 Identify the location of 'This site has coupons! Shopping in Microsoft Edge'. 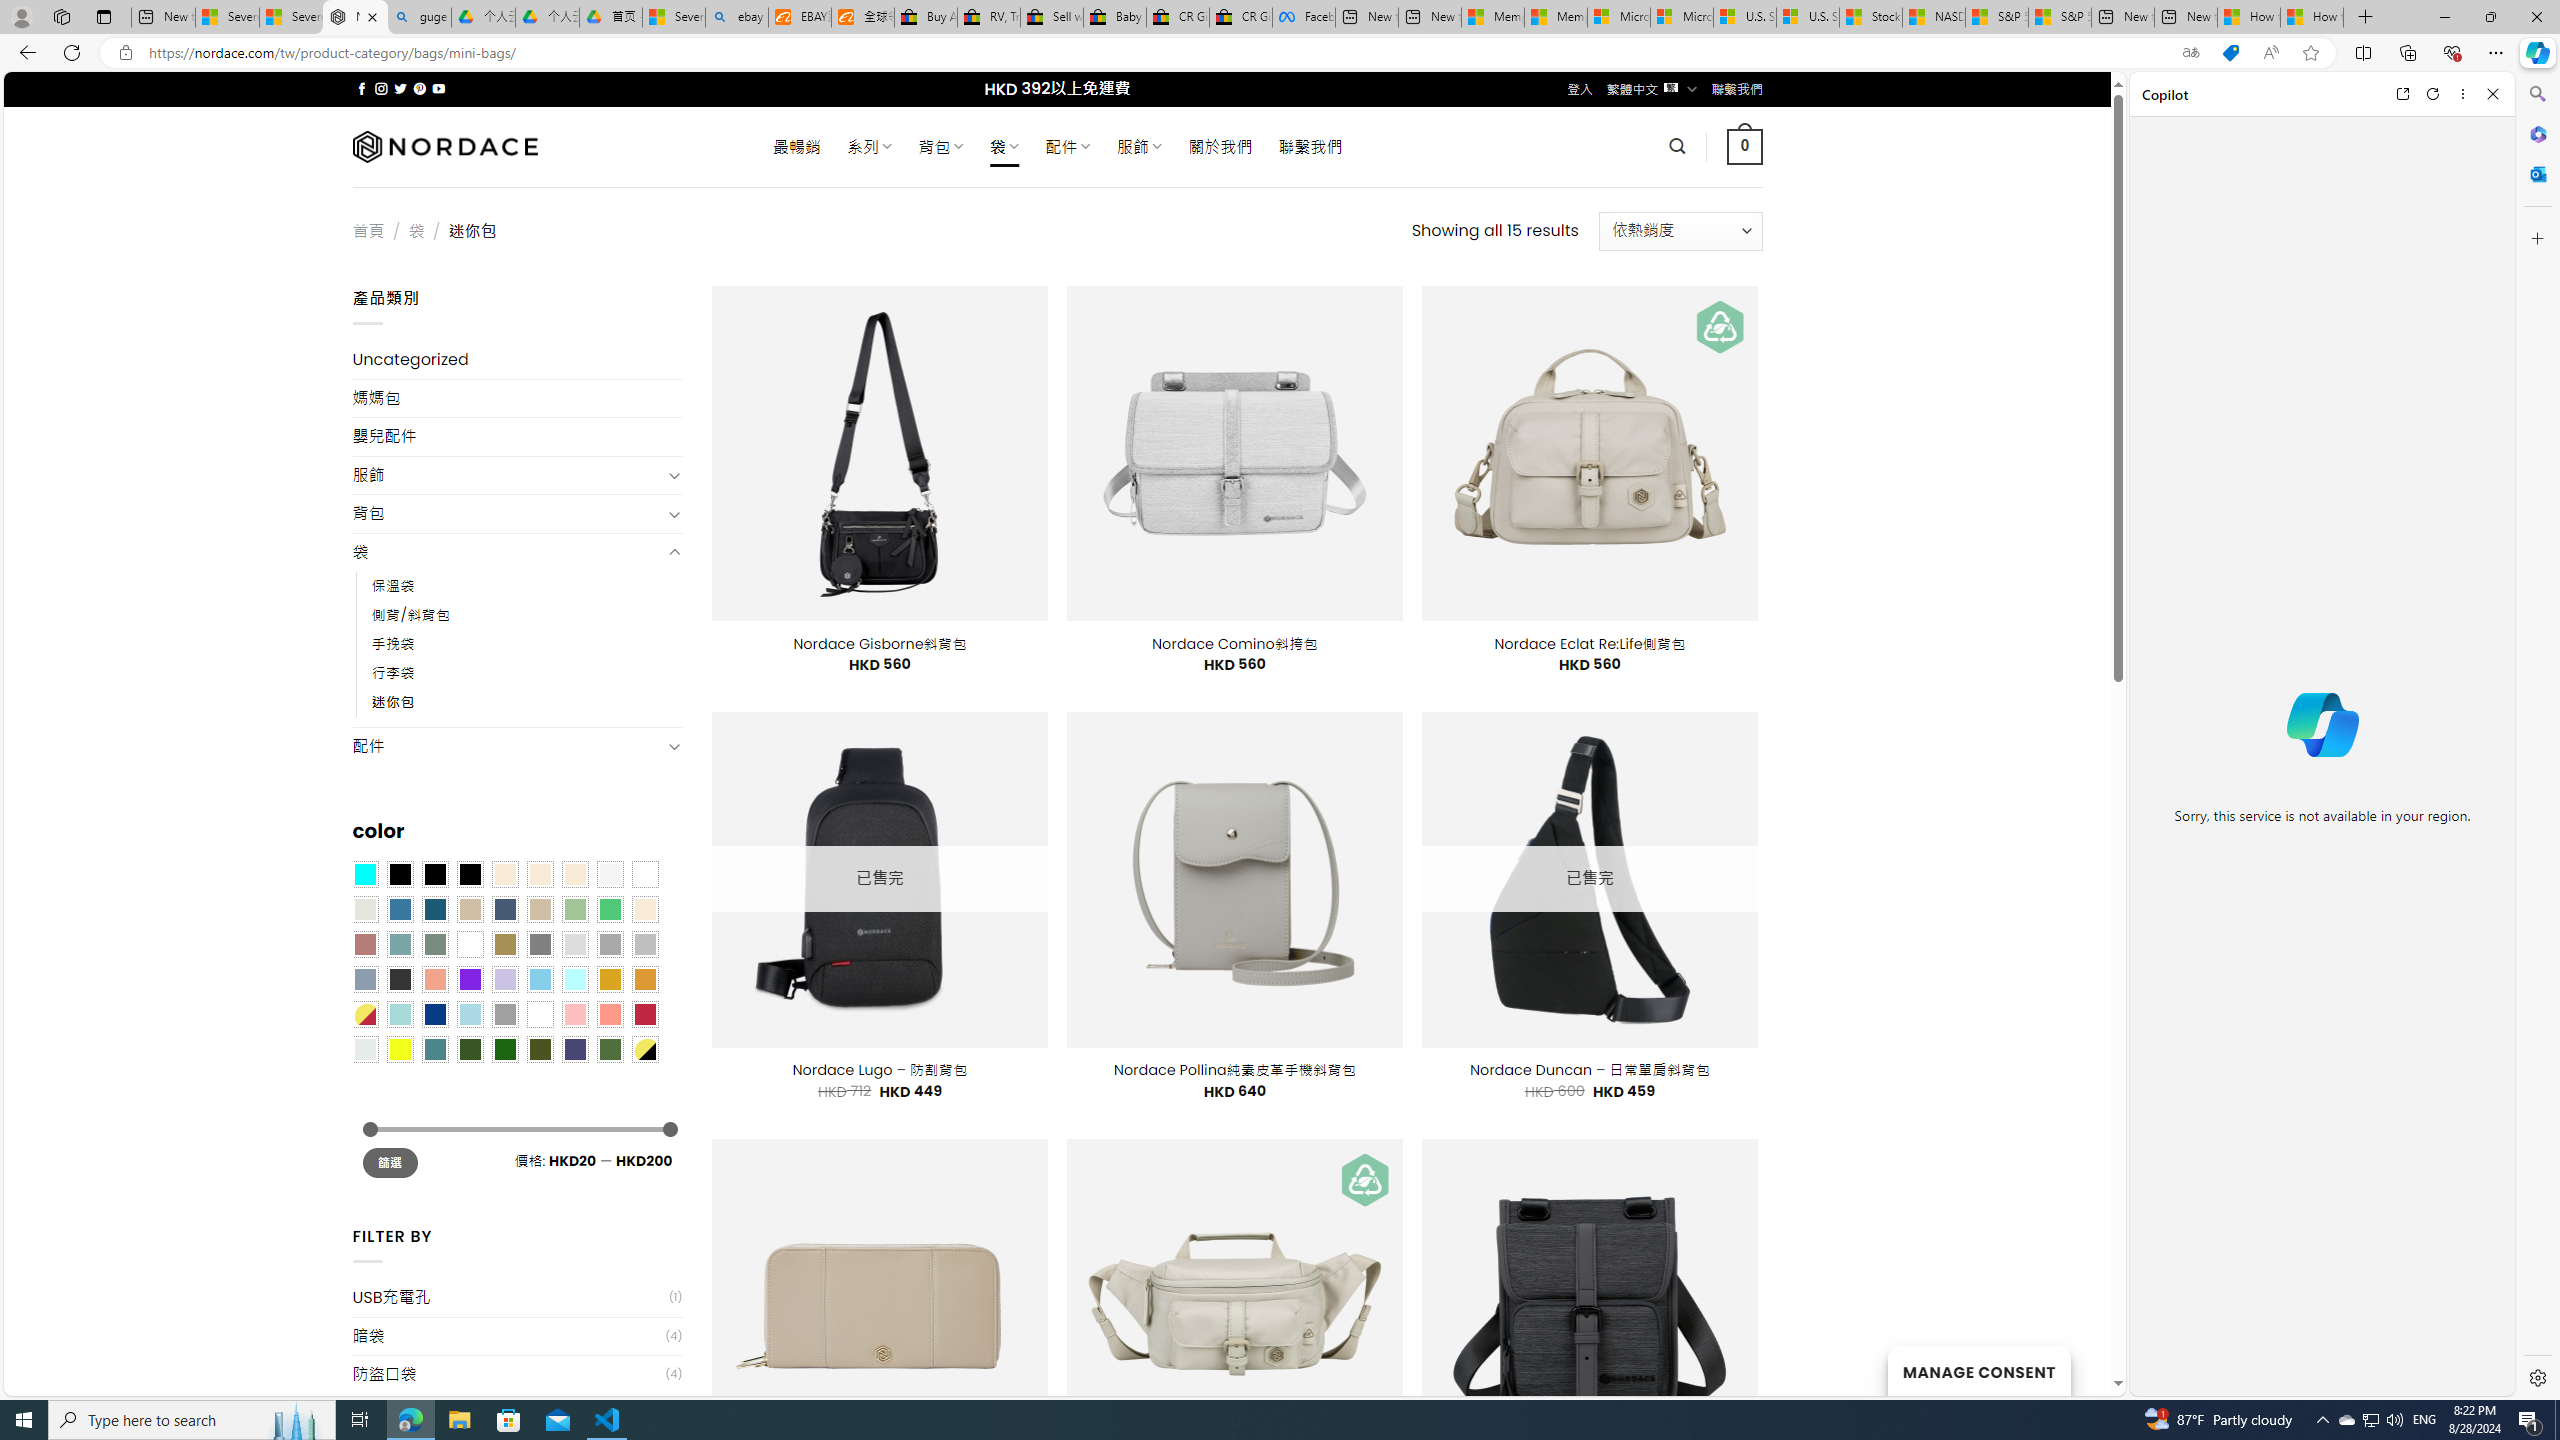
(2230, 53).